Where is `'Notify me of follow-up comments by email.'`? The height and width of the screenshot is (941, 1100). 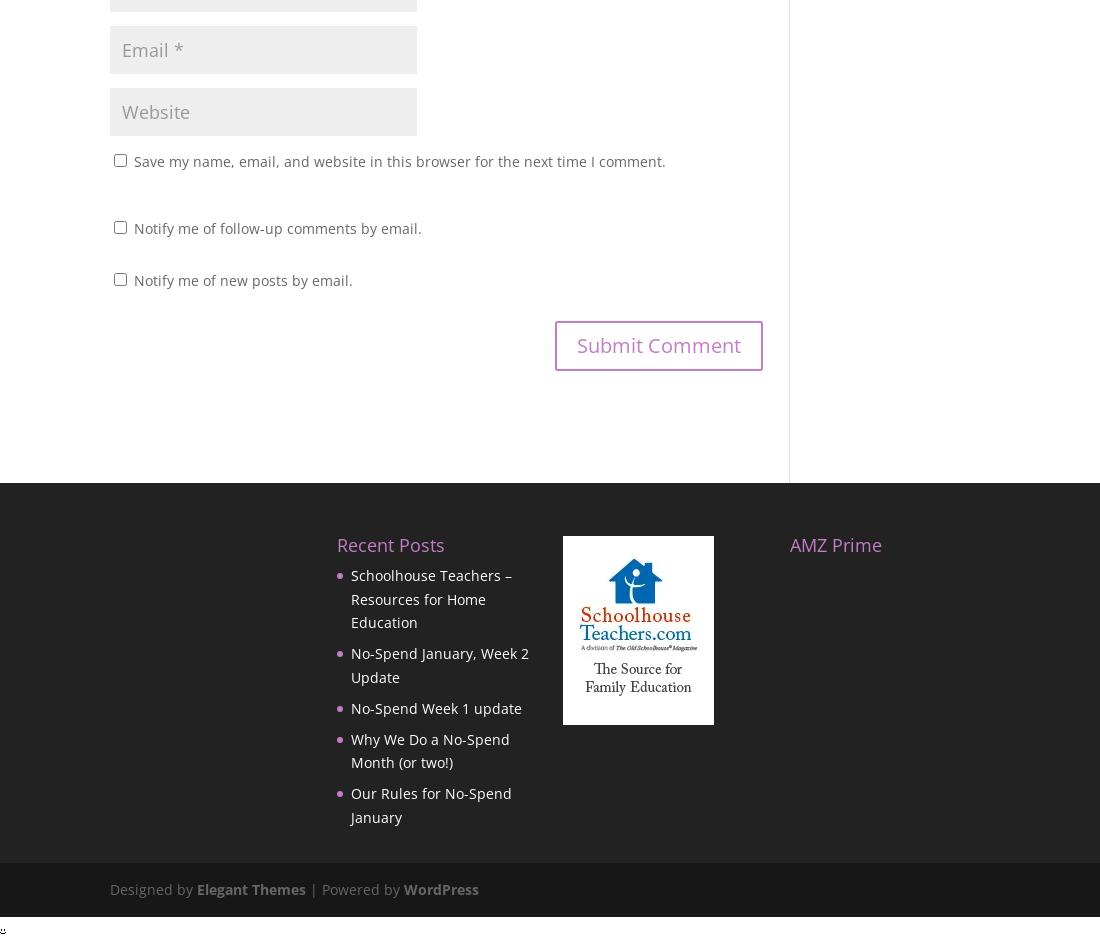
'Notify me of follow-up comments by email.' is located at coordinates (276, 227).